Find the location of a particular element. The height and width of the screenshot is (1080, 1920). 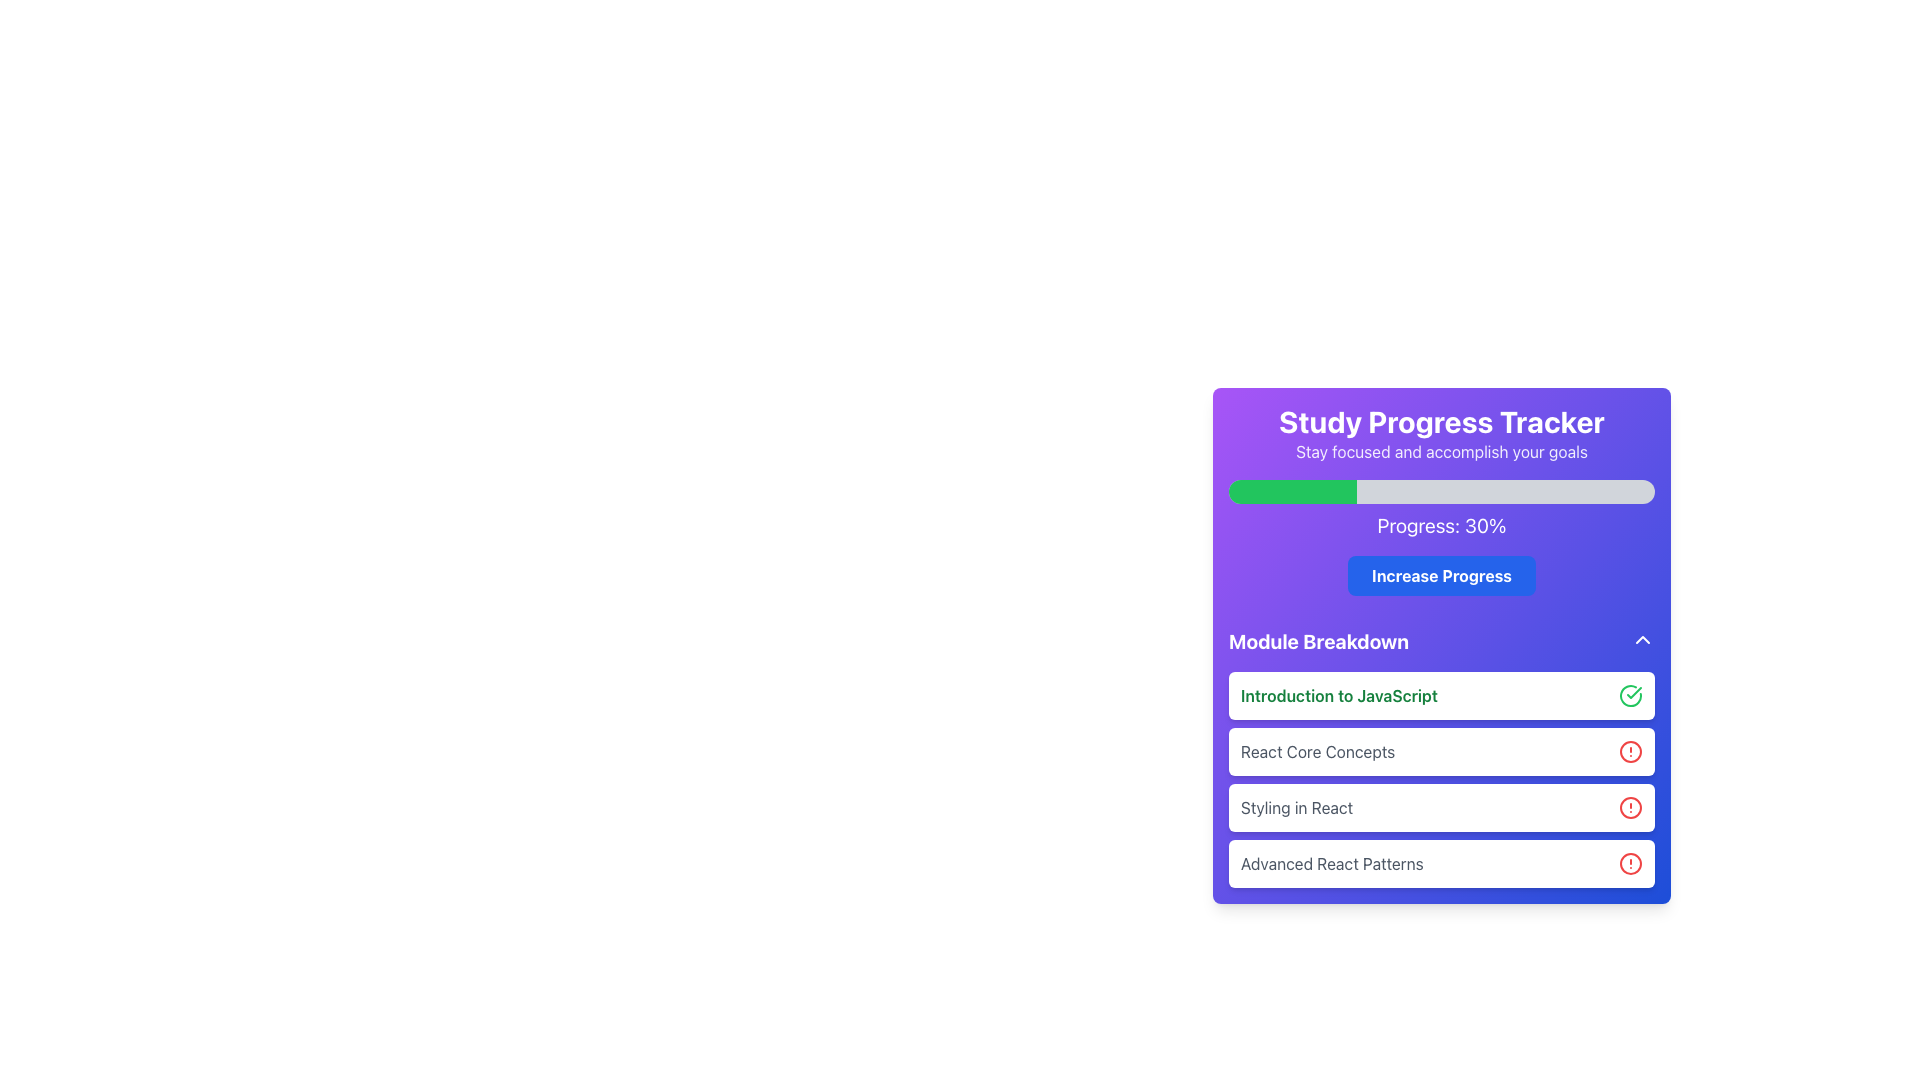

the card titled 'Styling in React' for additional actions or details by clicking on it is located at coordinates (1441, 806).